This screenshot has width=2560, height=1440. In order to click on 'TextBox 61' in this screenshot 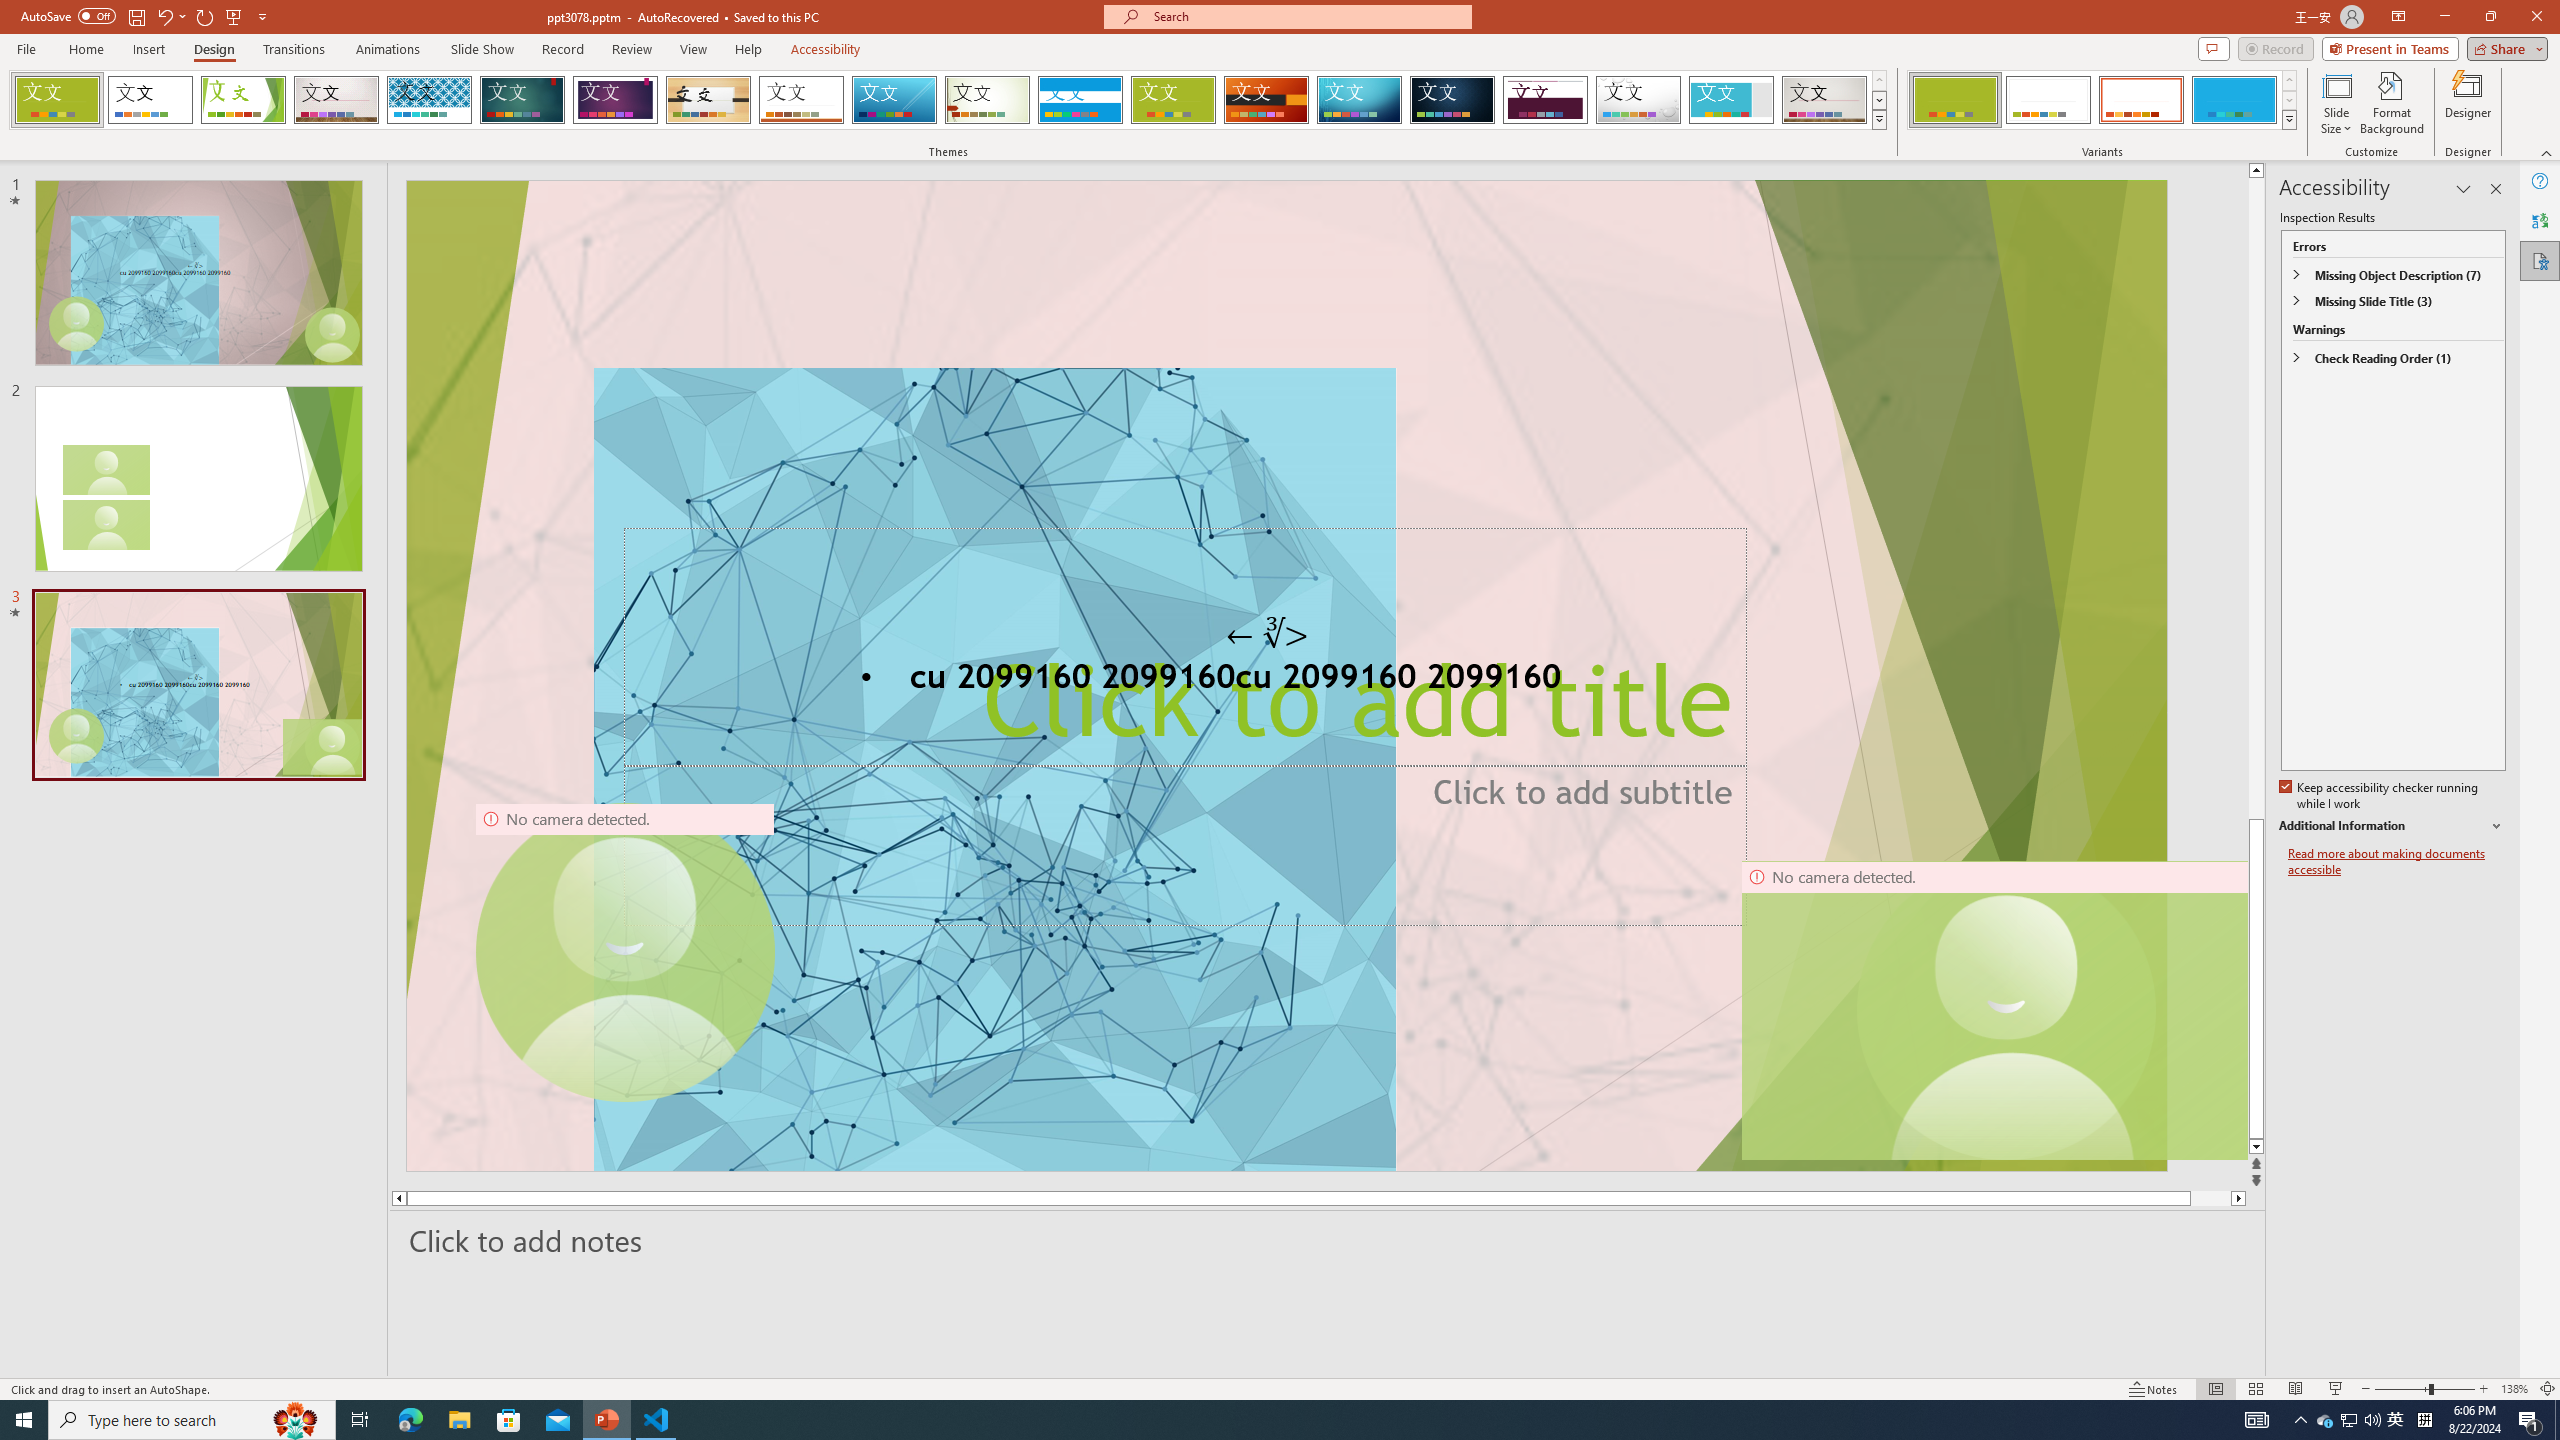, I will do `click(1284, 679)`.